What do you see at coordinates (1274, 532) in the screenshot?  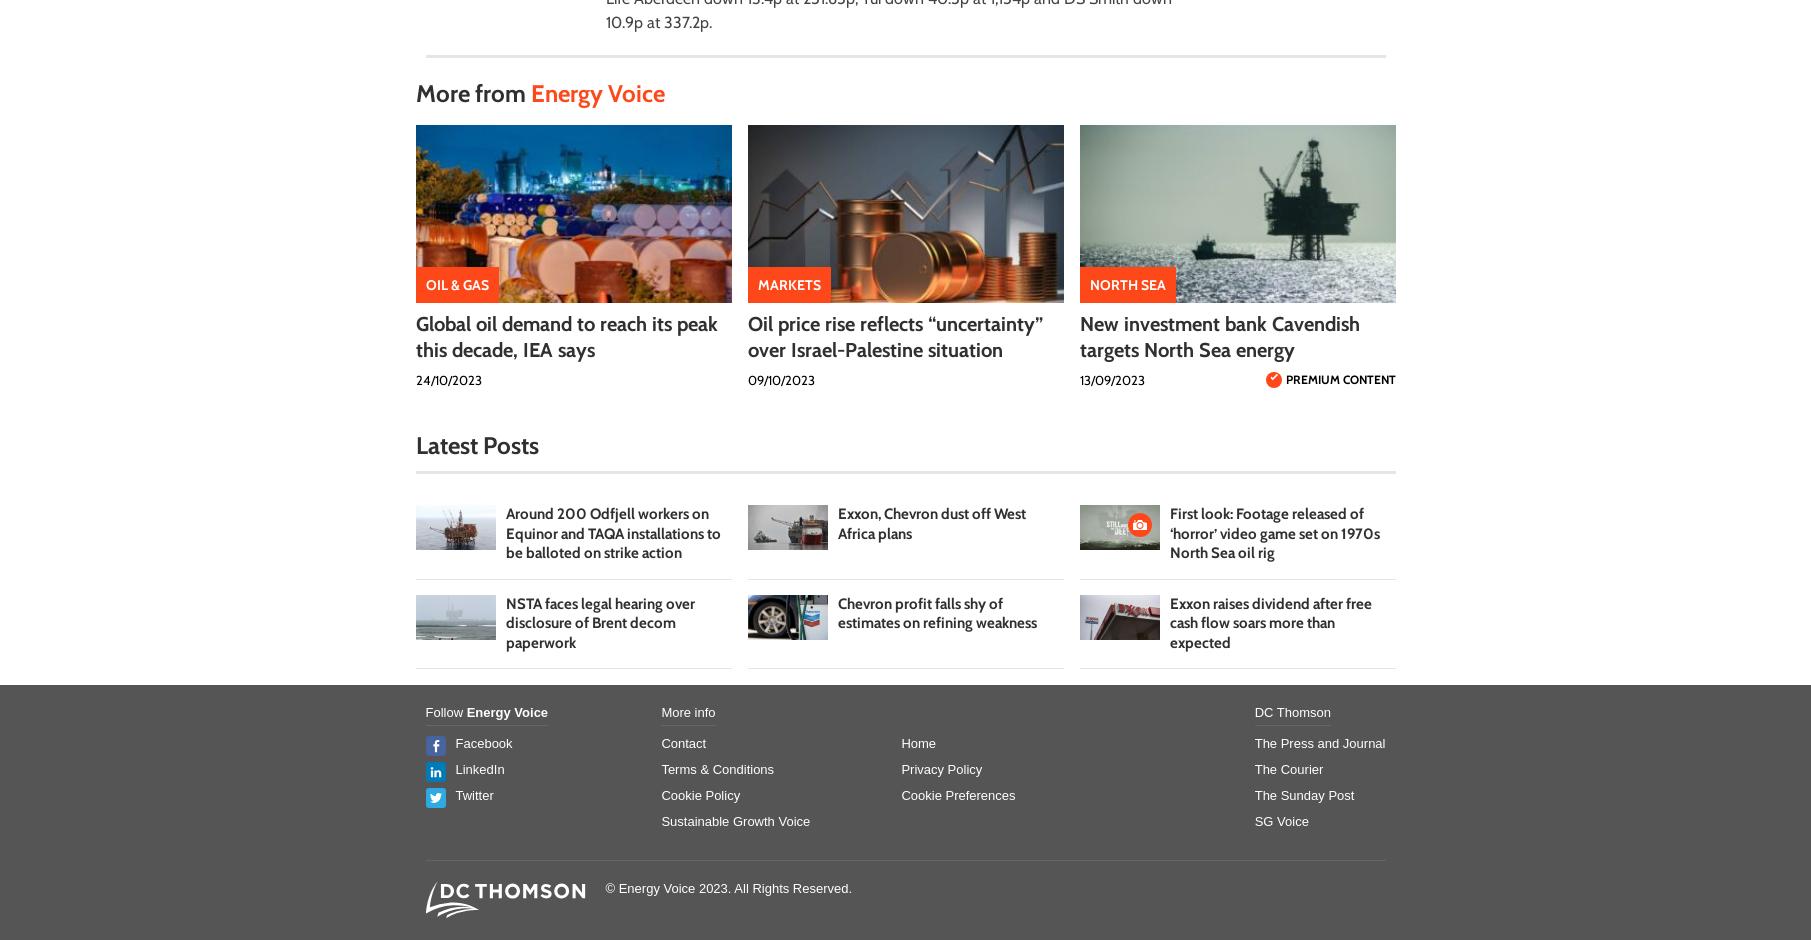 I see `'First look: Footage released of ‘horror’ video game set on 1970s North Sea oil rig'` at bounding box center [1274, 532].